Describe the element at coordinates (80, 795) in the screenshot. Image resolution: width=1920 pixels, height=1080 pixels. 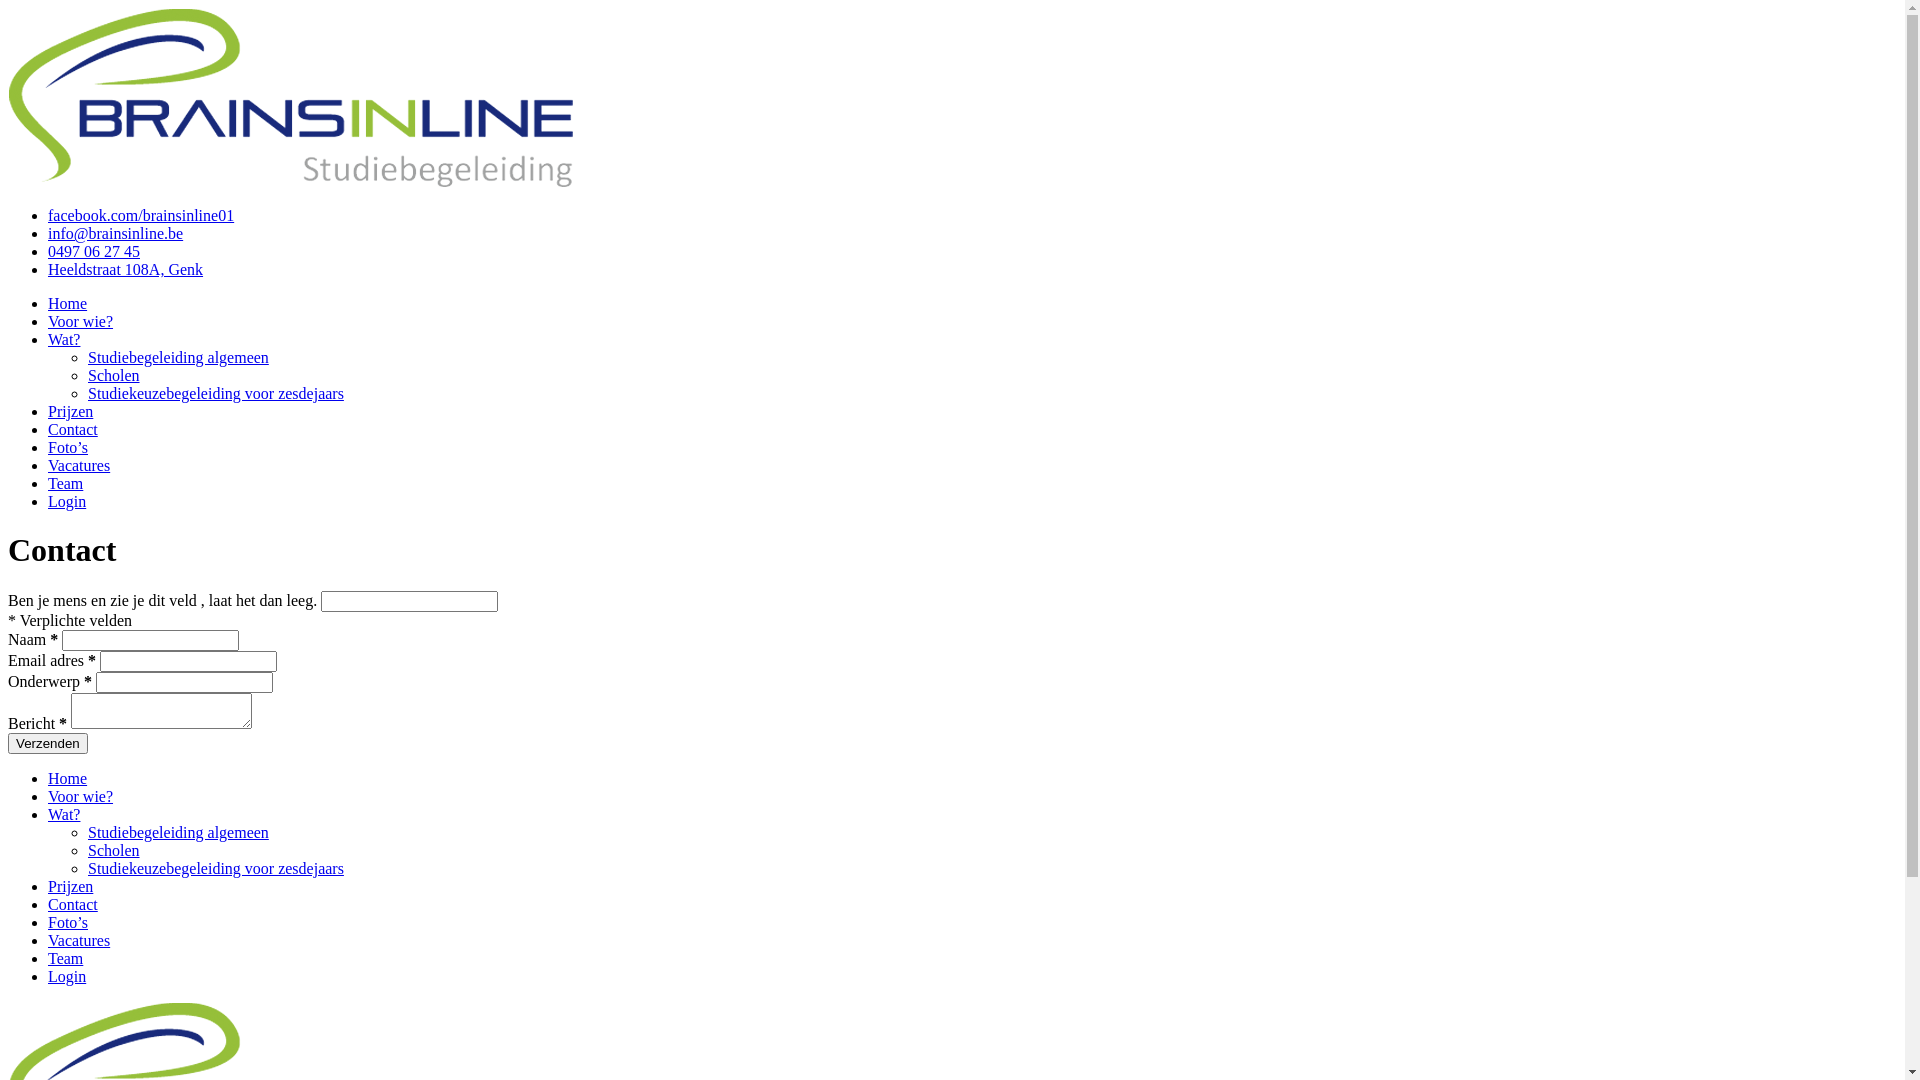
I see `'Voor wie?'` at that location.